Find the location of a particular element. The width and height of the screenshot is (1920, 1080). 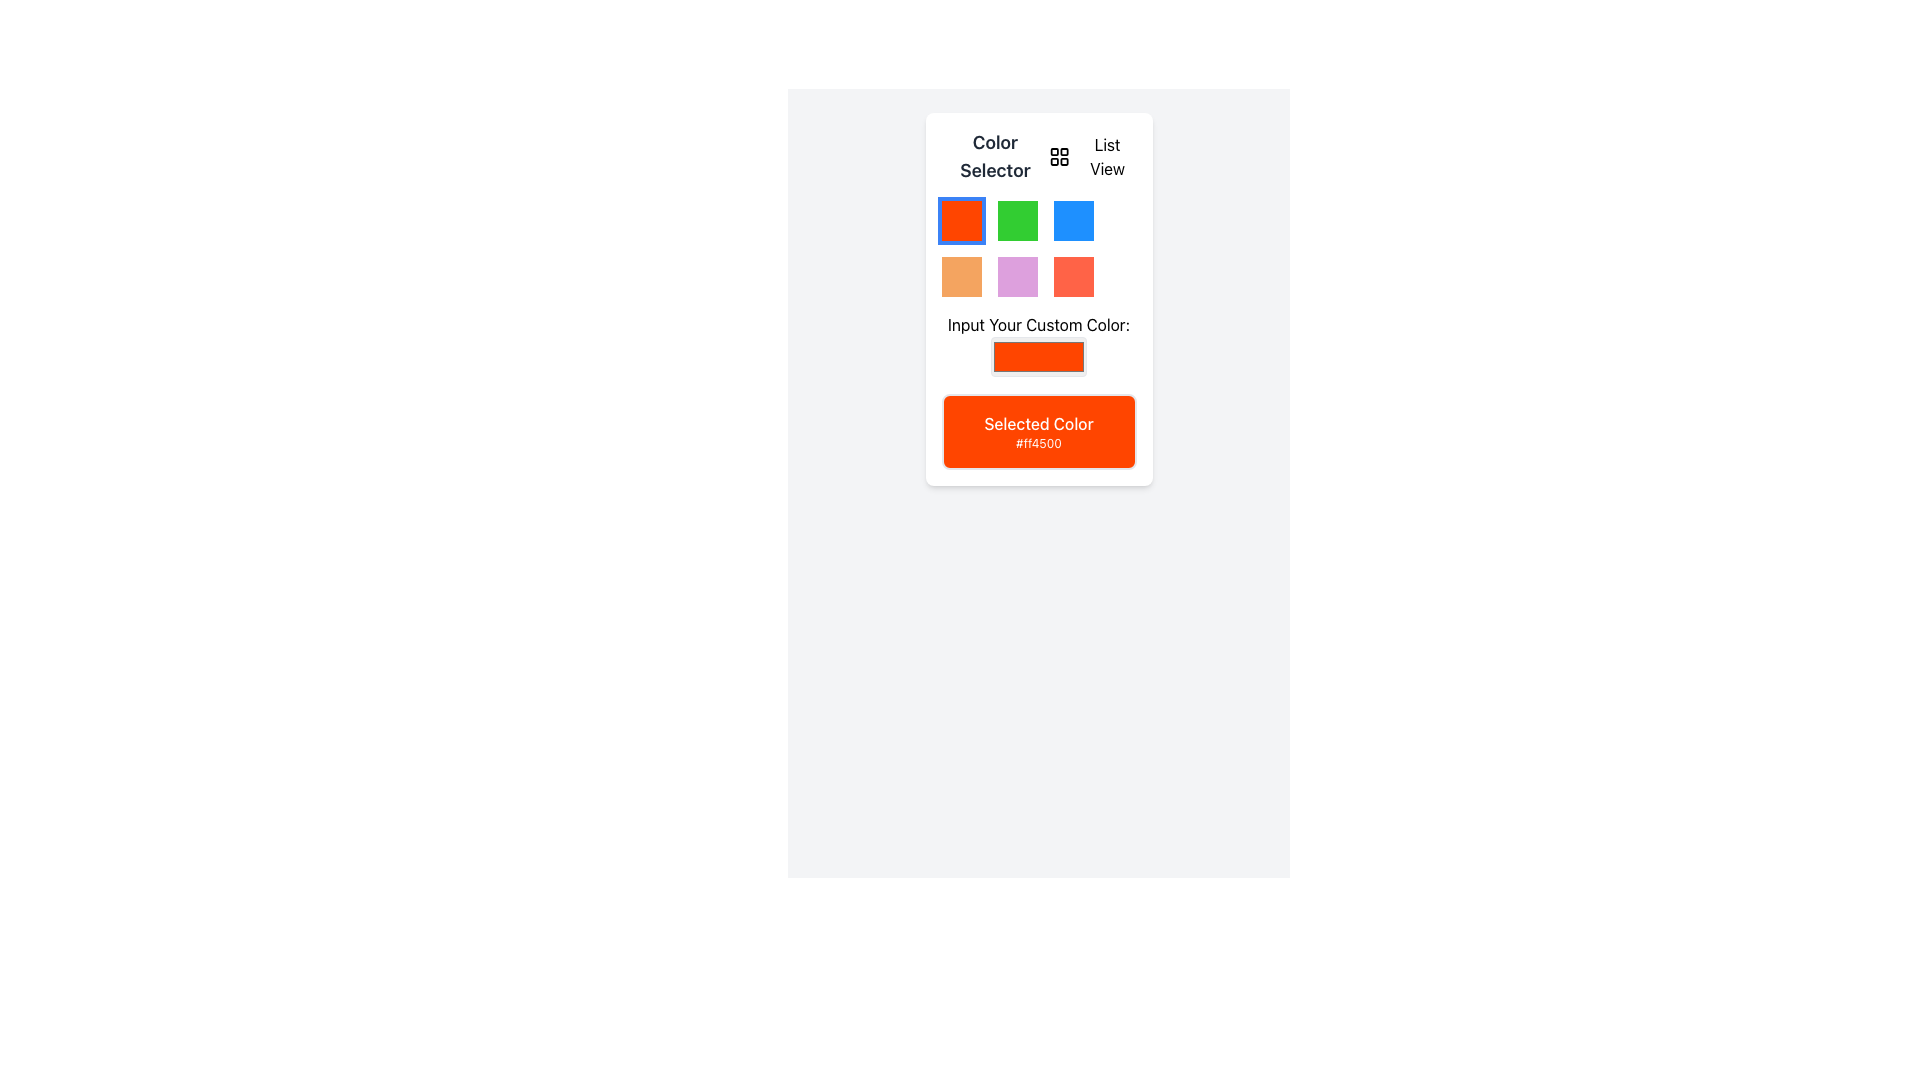

the toggle button with an icon and text label to switch to the 'List View' display mode, located at the top right corner of the 'Color Selector' element is located at coordinates (1091, 156).